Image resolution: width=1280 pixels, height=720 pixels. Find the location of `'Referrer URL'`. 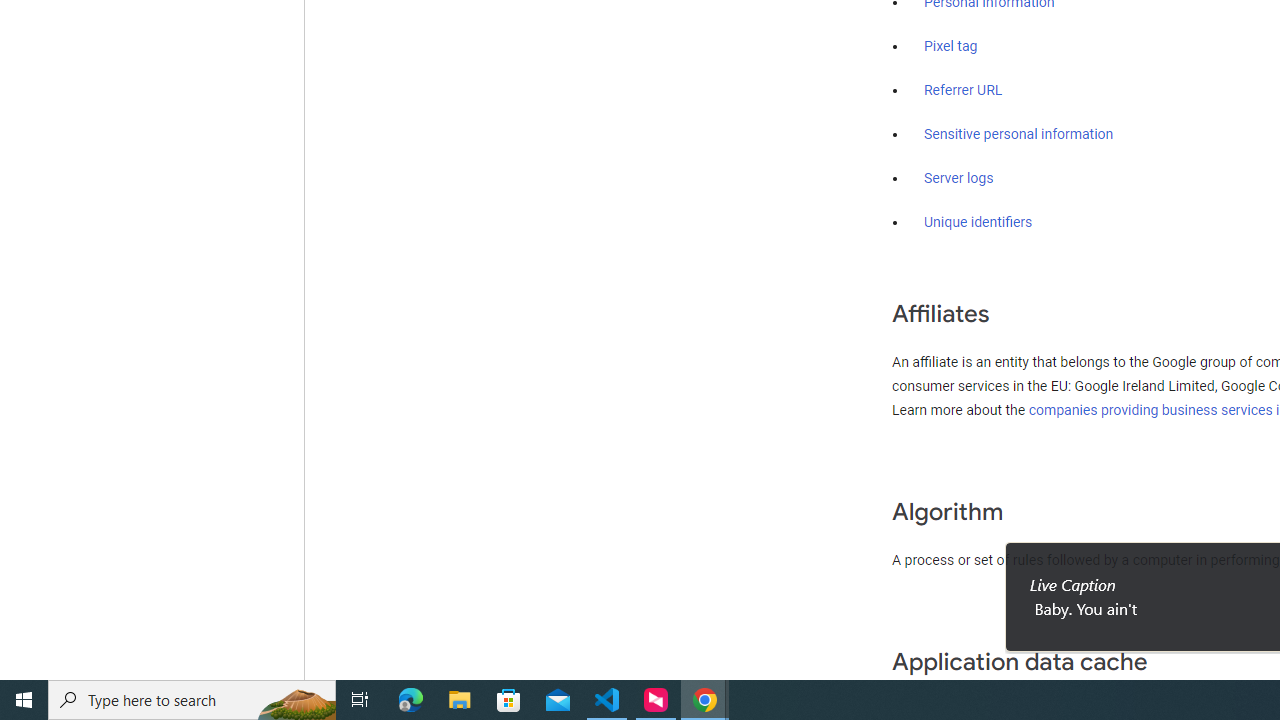

'Referrer URL' is located at coordinates (963, 91).